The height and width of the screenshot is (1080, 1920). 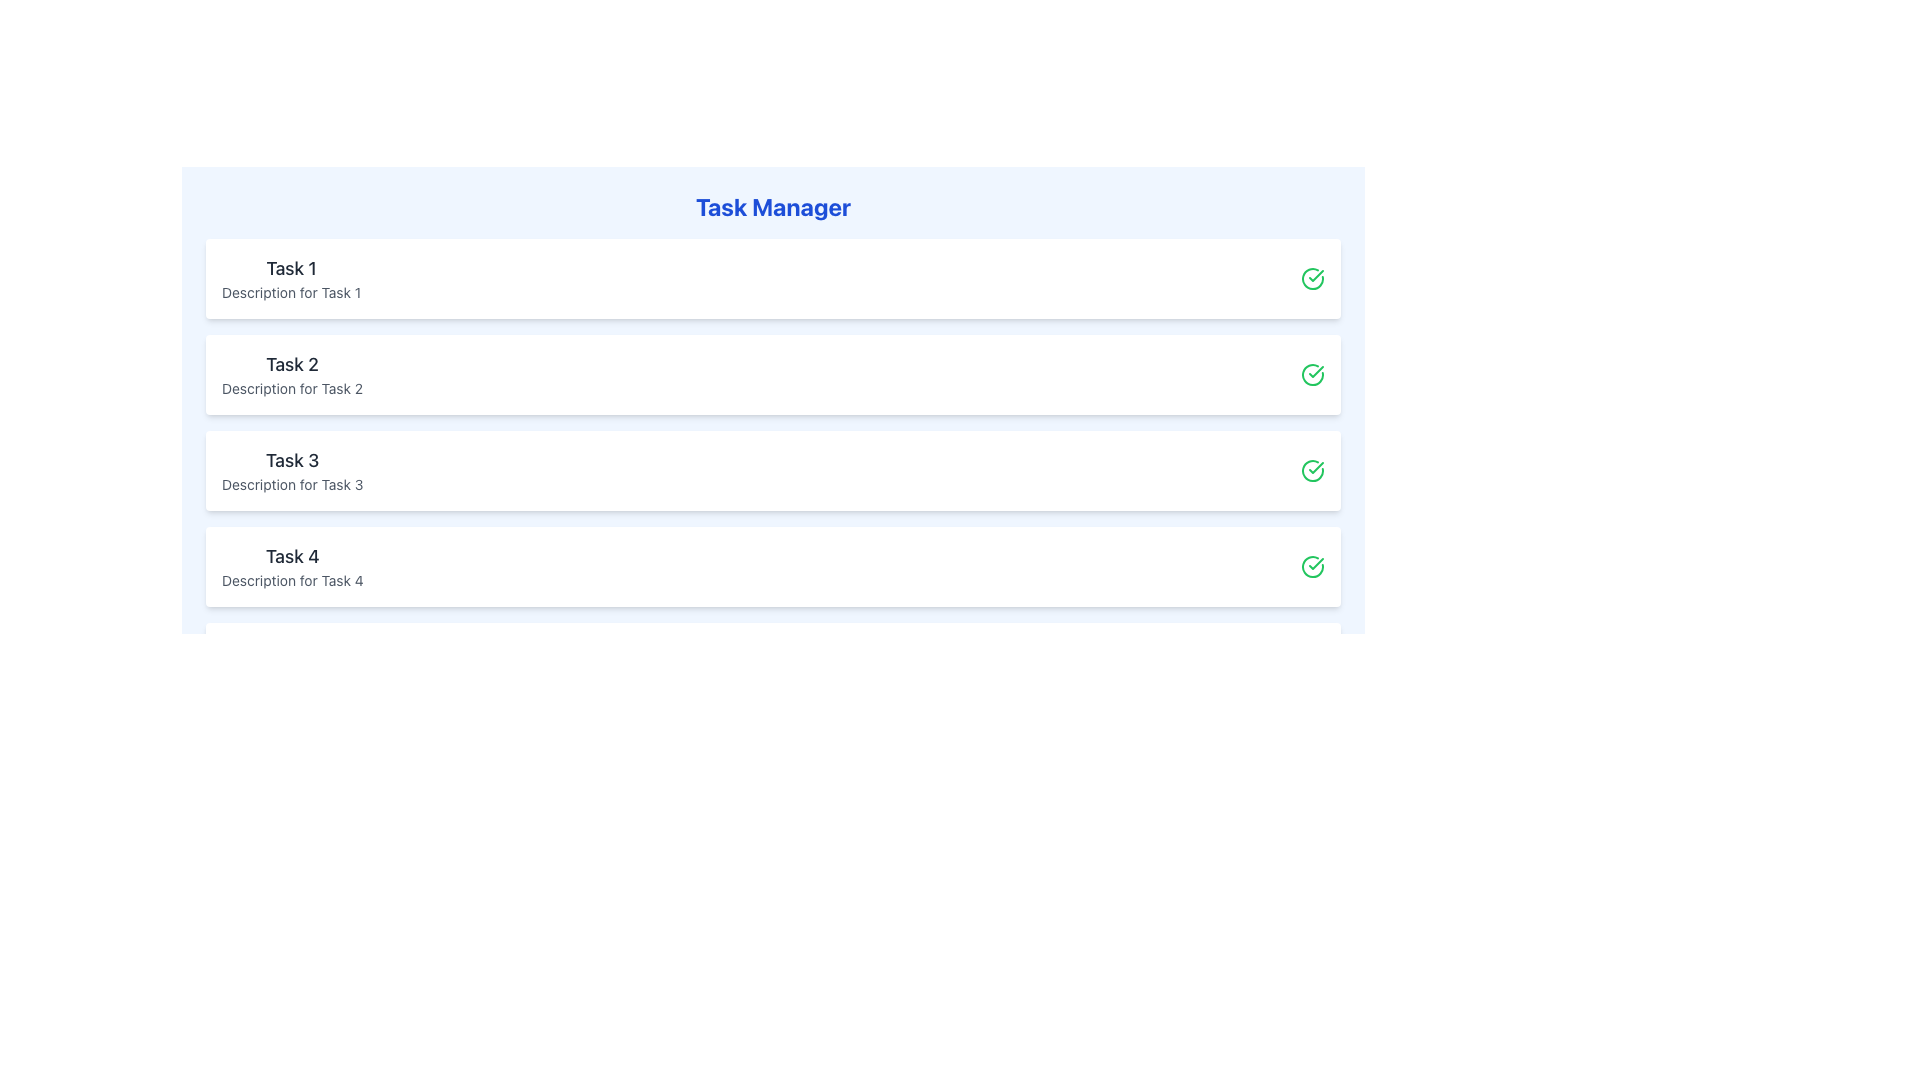 What do you see at coordinates (291, 461) in the screenshot?
I see `the text label displaying 'Task 3' in a bold font located at the top part of the third task card` at bounding box center [291, 461].